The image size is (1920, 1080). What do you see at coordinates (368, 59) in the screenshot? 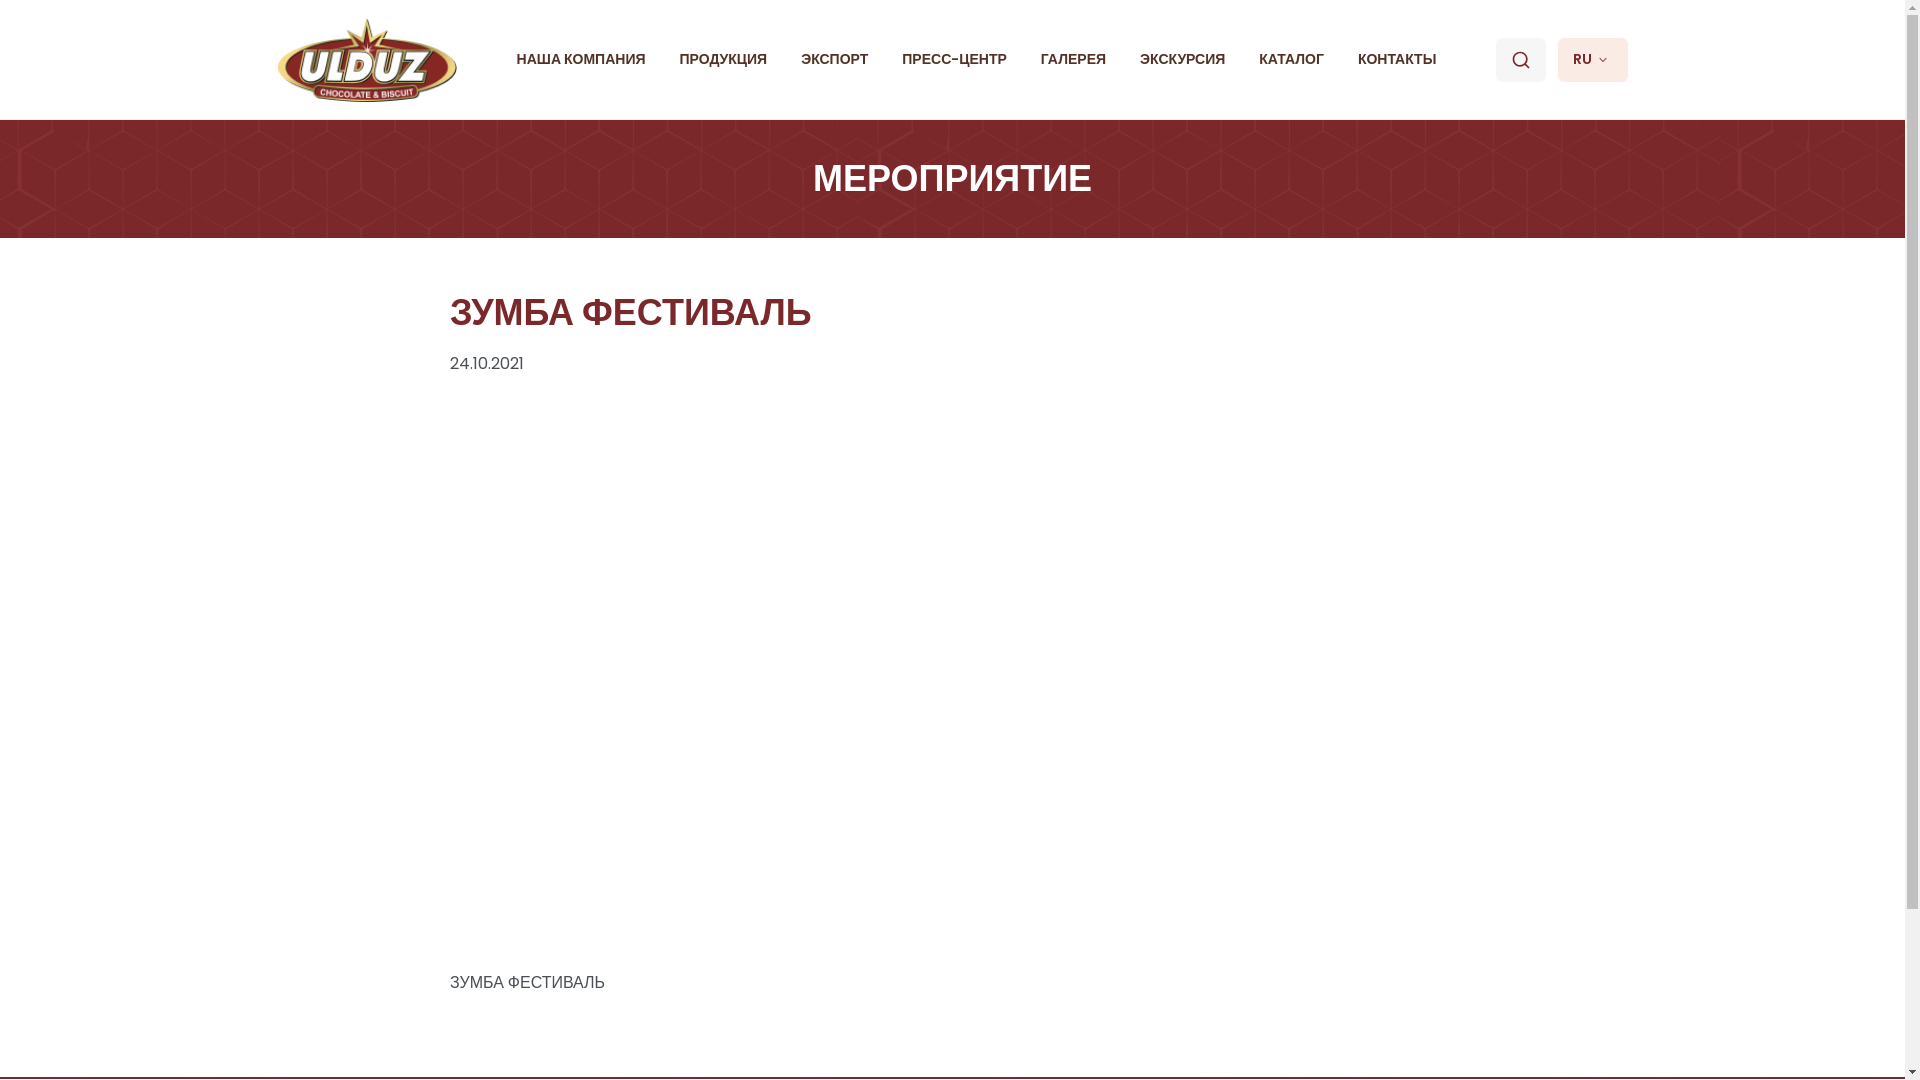
I see `'Ulduz'` at bounding box center [368, 59].